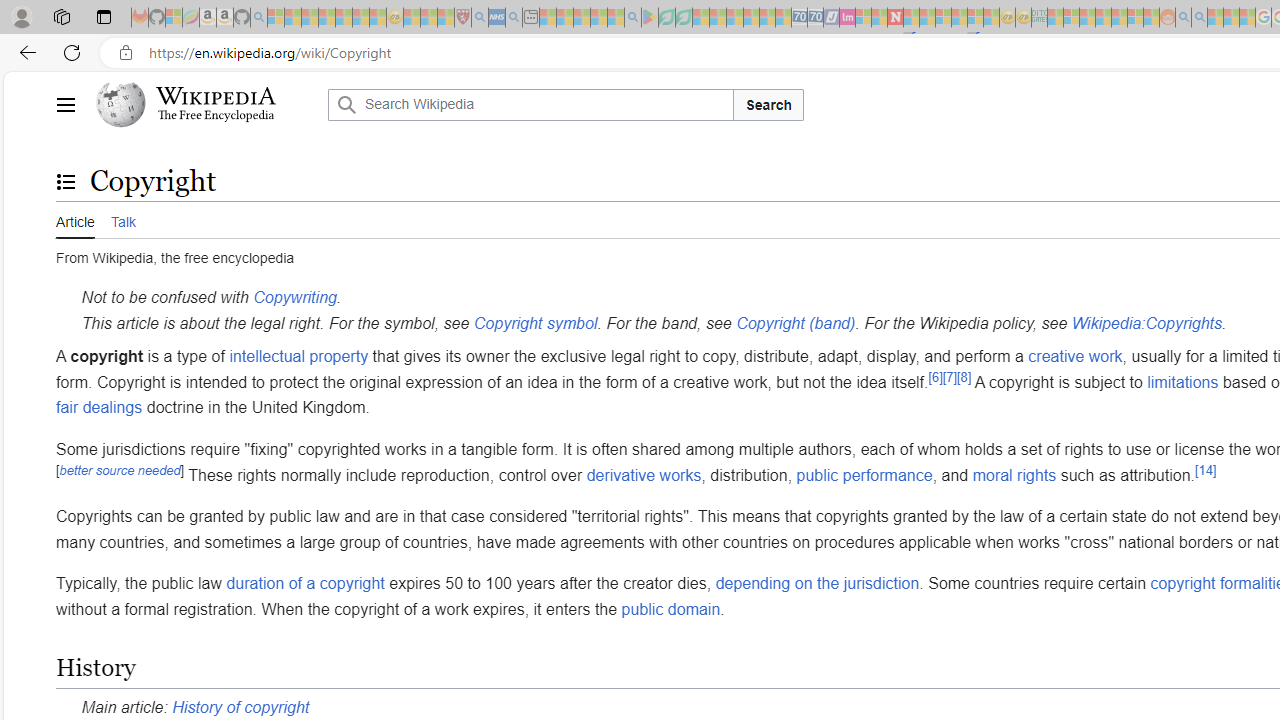  What do you see at coordinates (98, 406) in the screenshot?
I see `'fair dealings'` at bounding box center [98, 406].